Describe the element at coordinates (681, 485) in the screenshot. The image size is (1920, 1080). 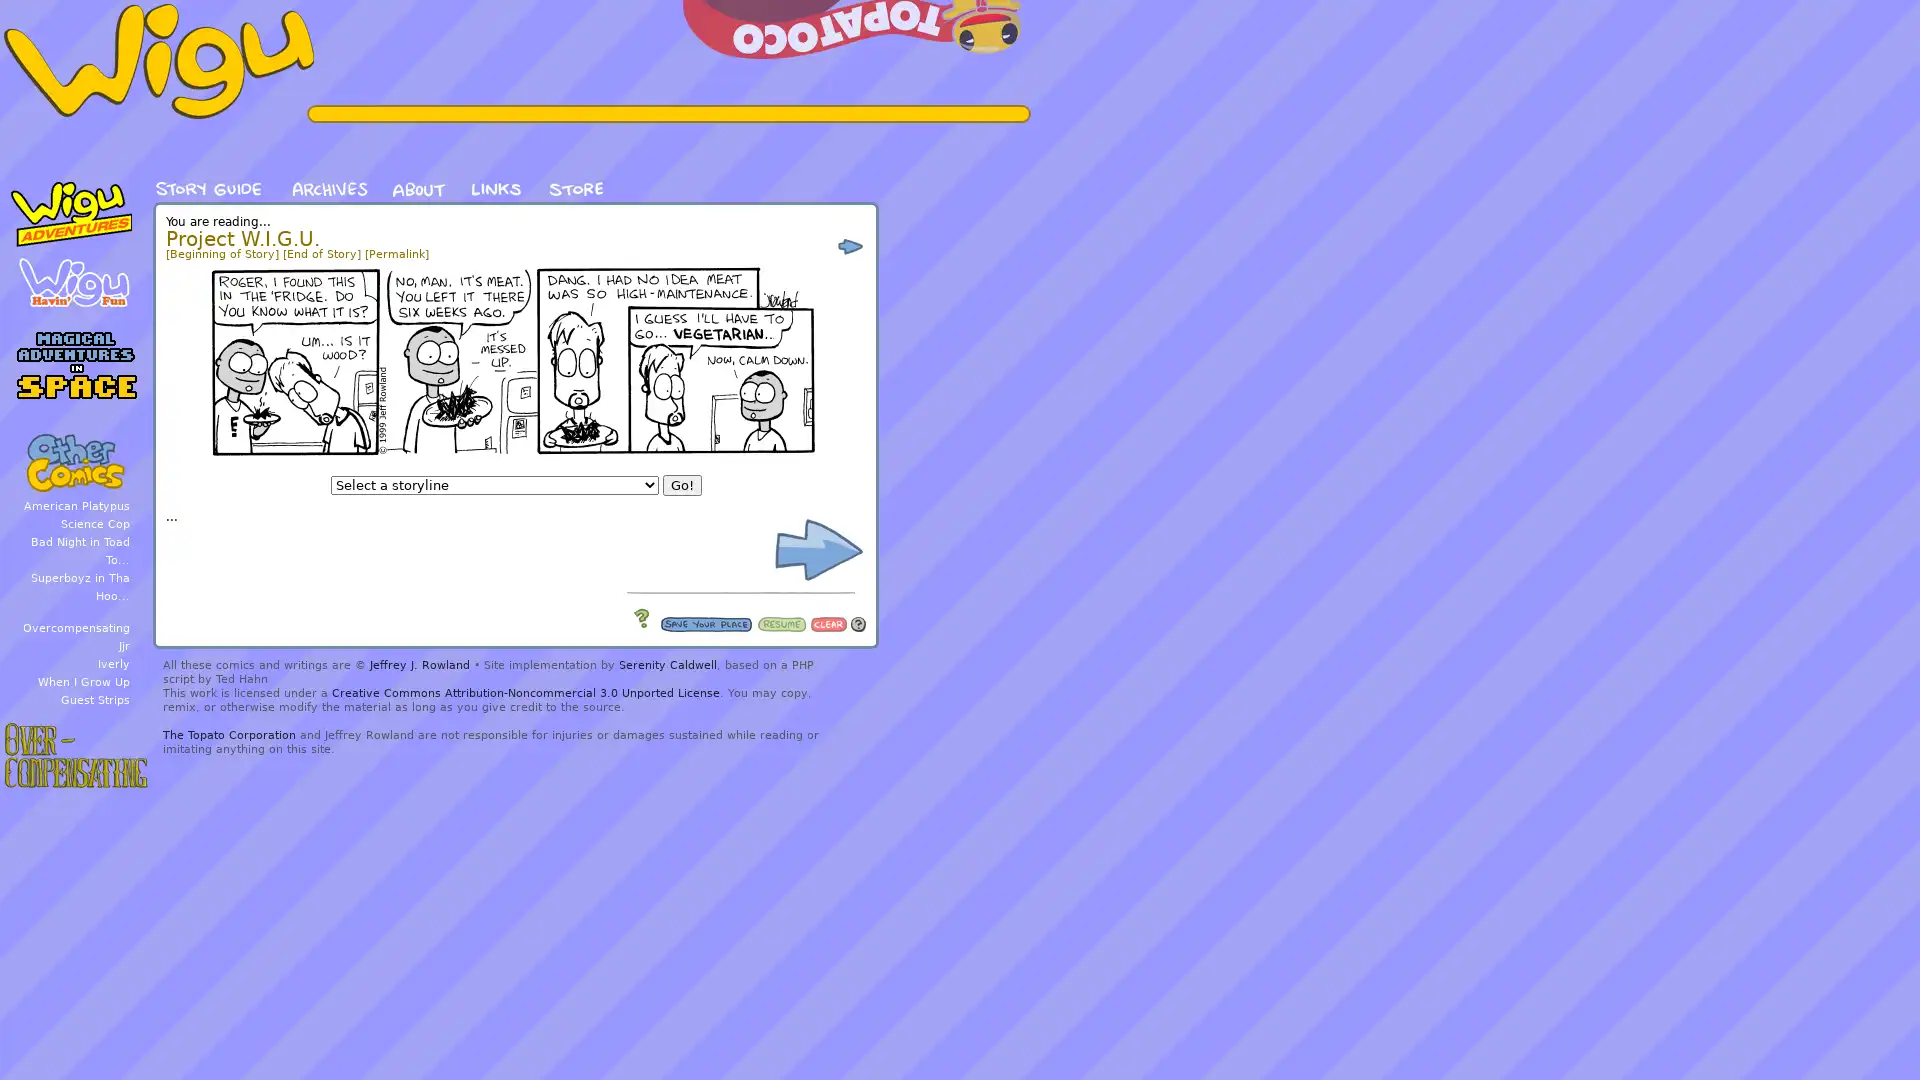
I see `Go!` at that location.